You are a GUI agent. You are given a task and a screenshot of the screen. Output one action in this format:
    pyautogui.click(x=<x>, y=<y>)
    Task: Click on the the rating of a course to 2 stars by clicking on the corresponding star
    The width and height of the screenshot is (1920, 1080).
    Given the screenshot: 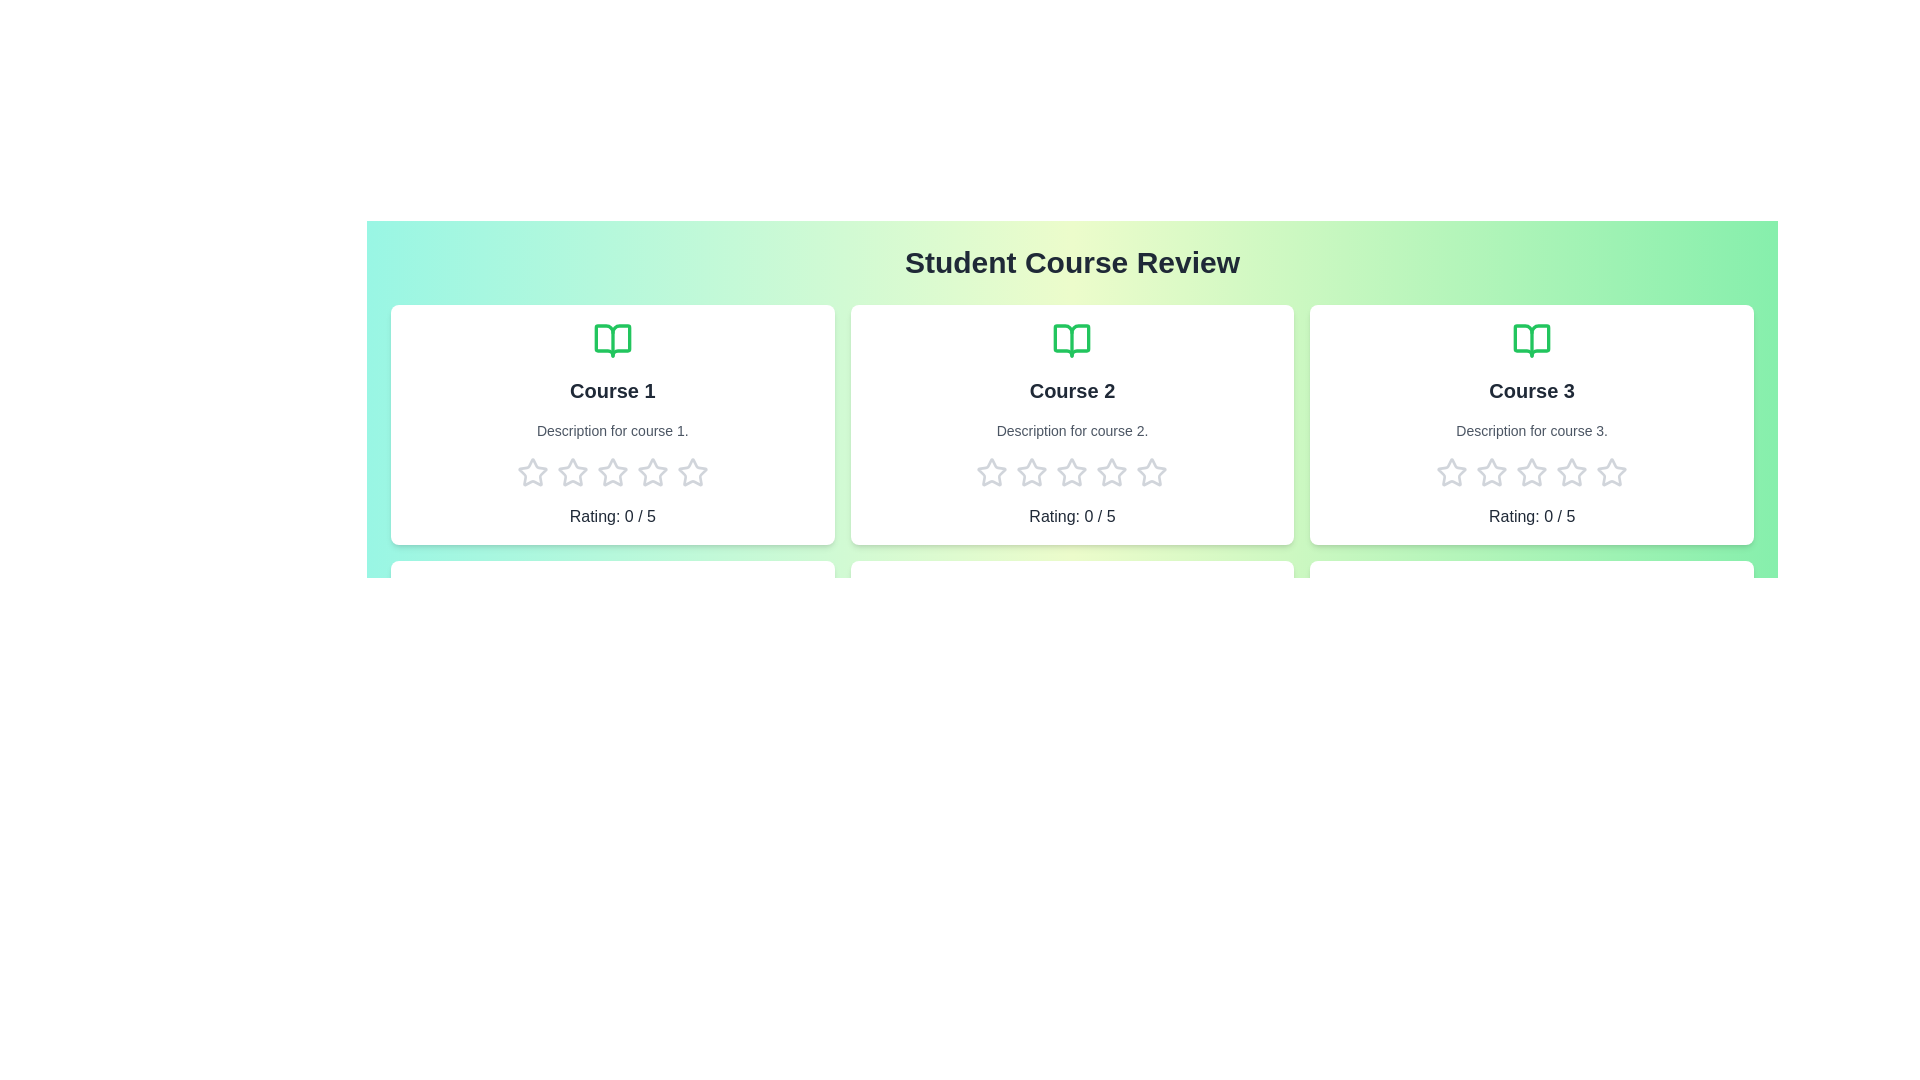 What is the action you would take?
    pyautogui.click(x=570, y=473)
    